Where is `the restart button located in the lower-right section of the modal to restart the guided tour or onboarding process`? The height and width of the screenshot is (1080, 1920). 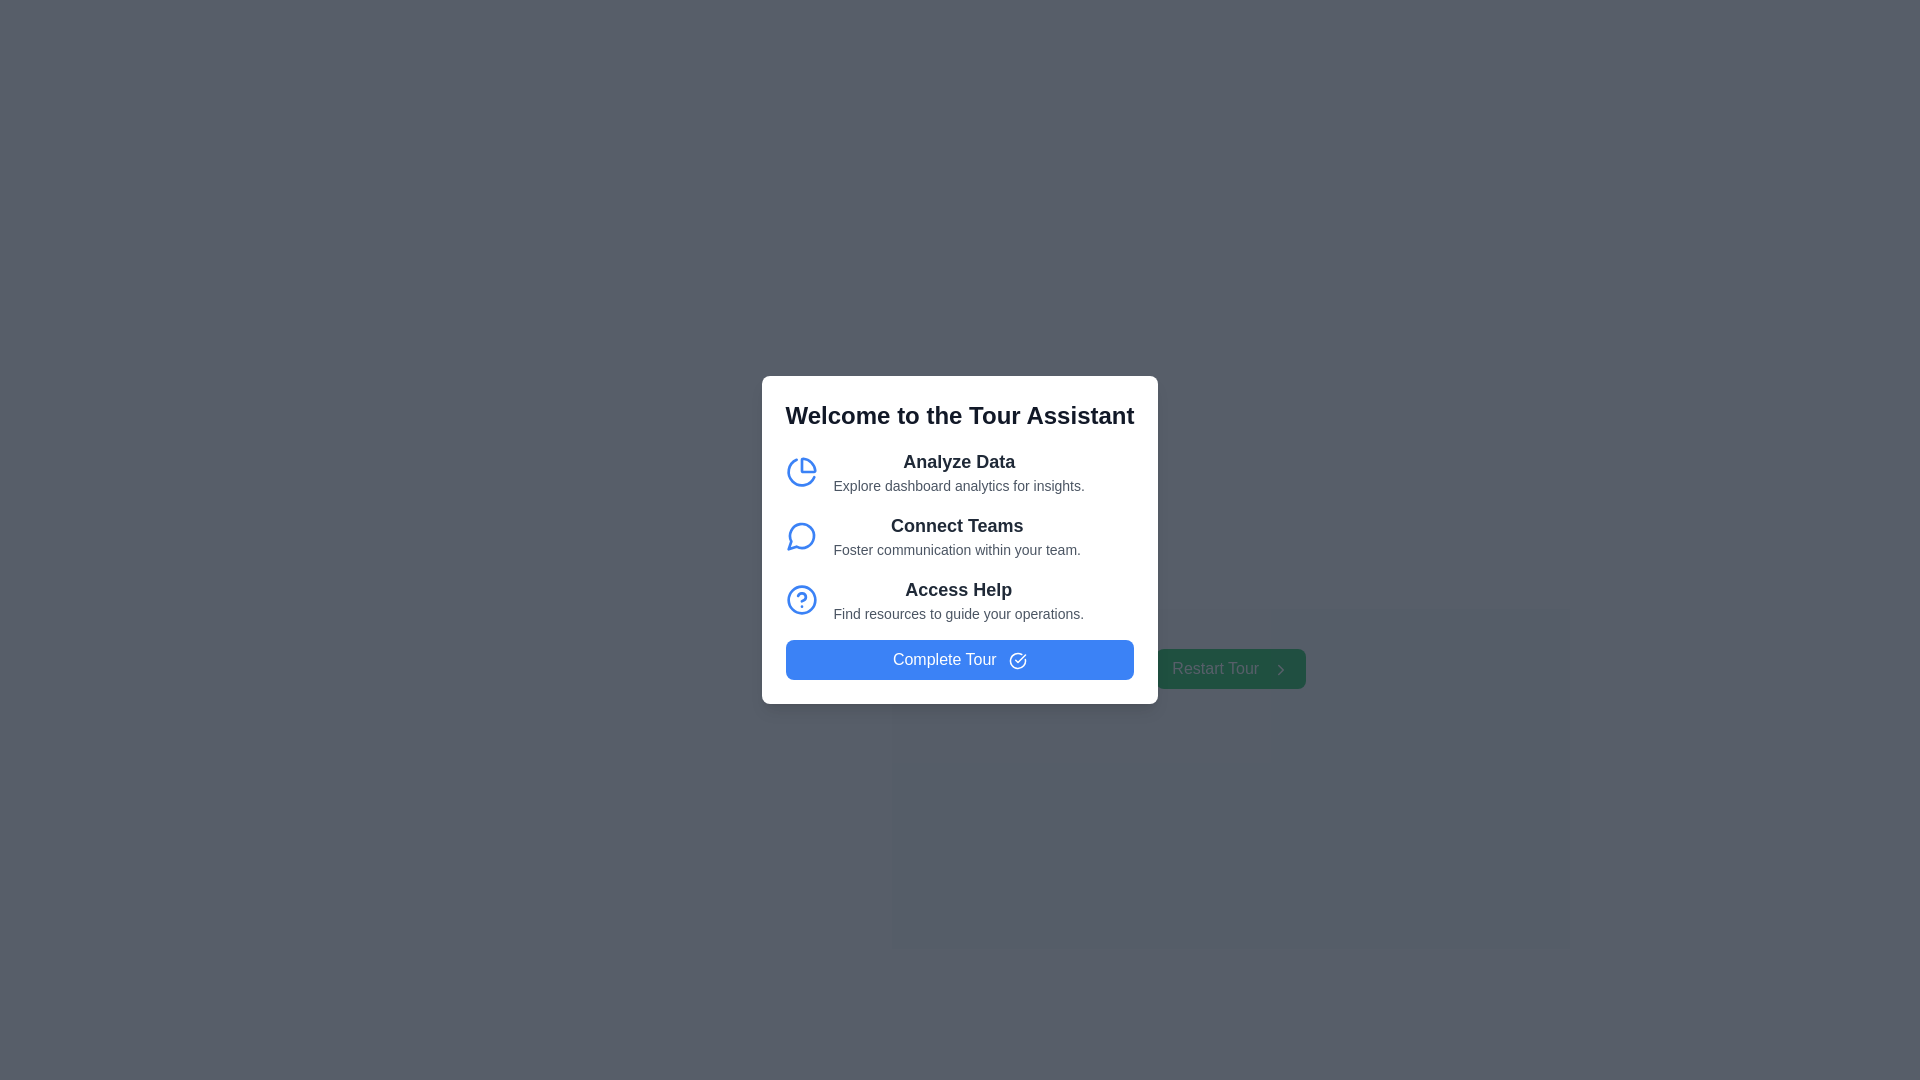
the restart button located in the lower-right section of the modal to restart the guided tour or onboarding process is located at coordinates (1229, 766).